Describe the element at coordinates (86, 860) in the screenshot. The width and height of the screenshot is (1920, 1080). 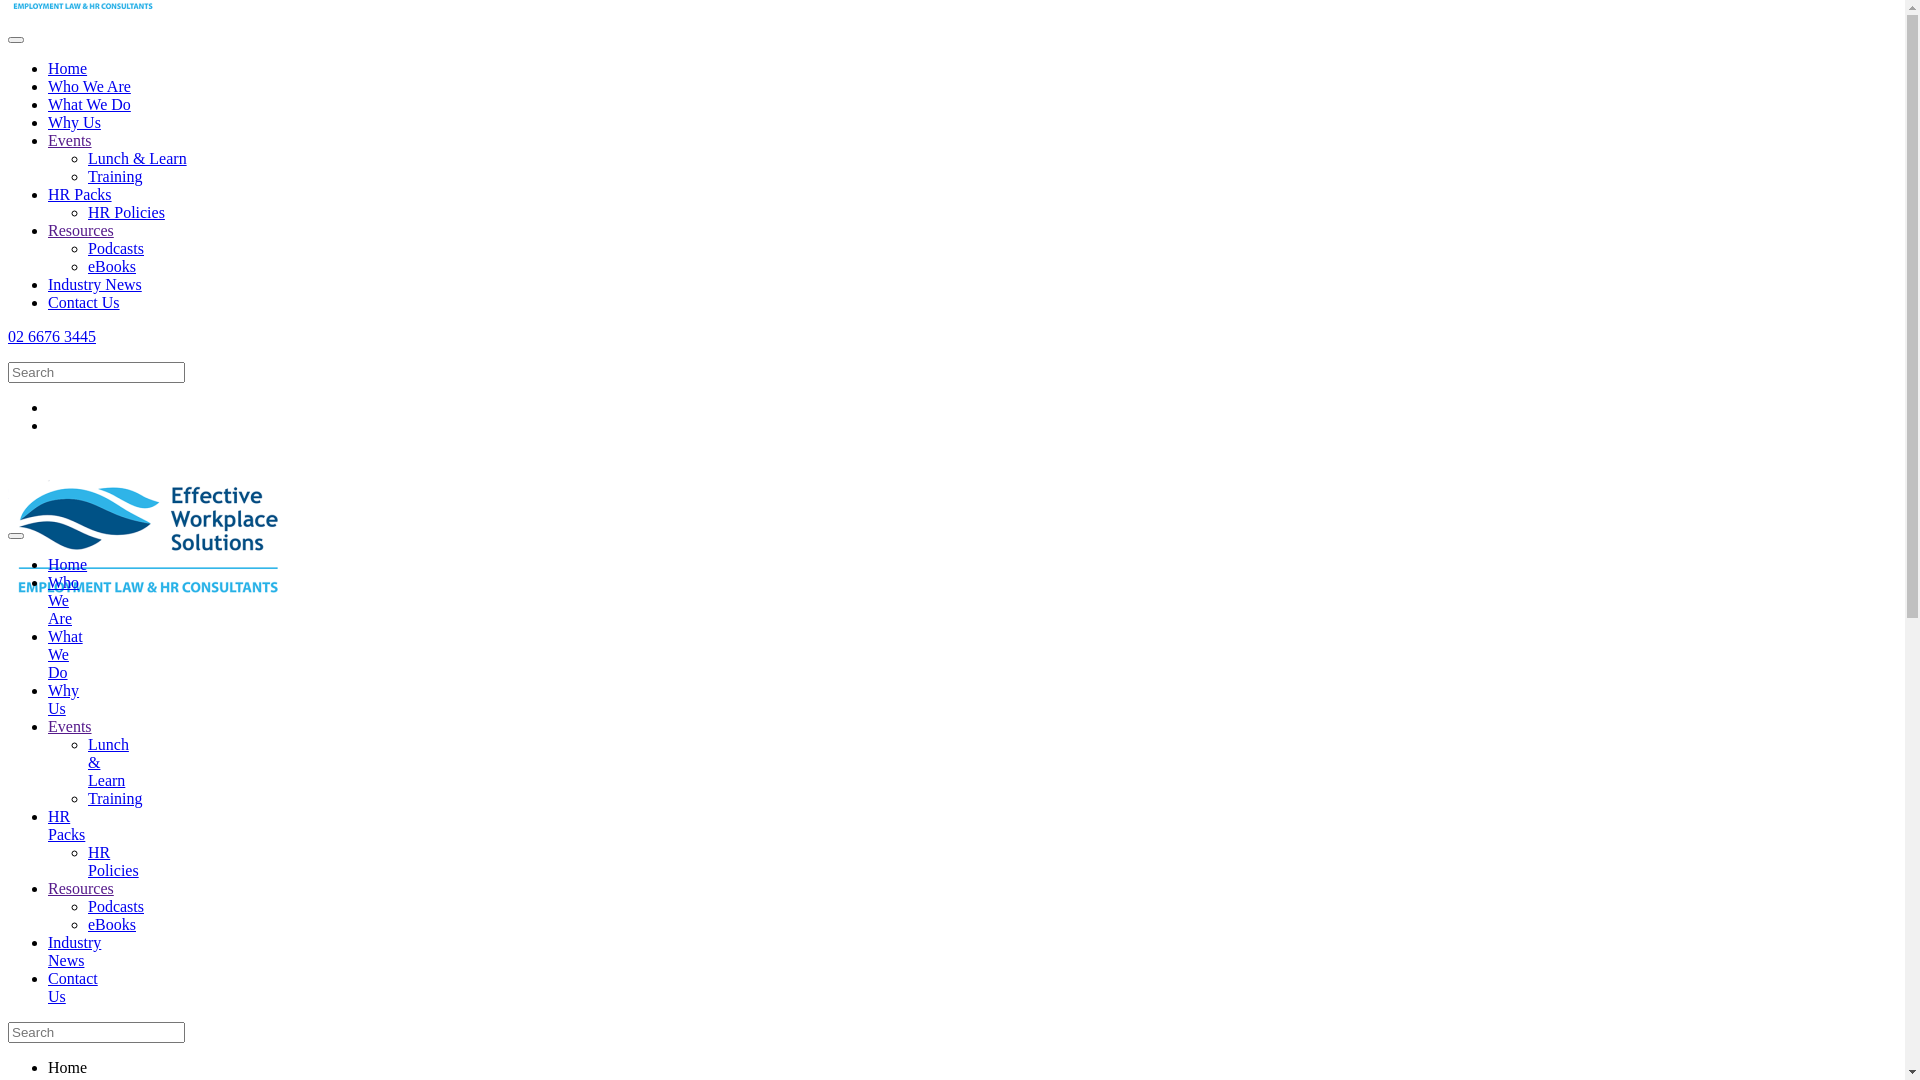
I see `'HR Policies'` at that location.